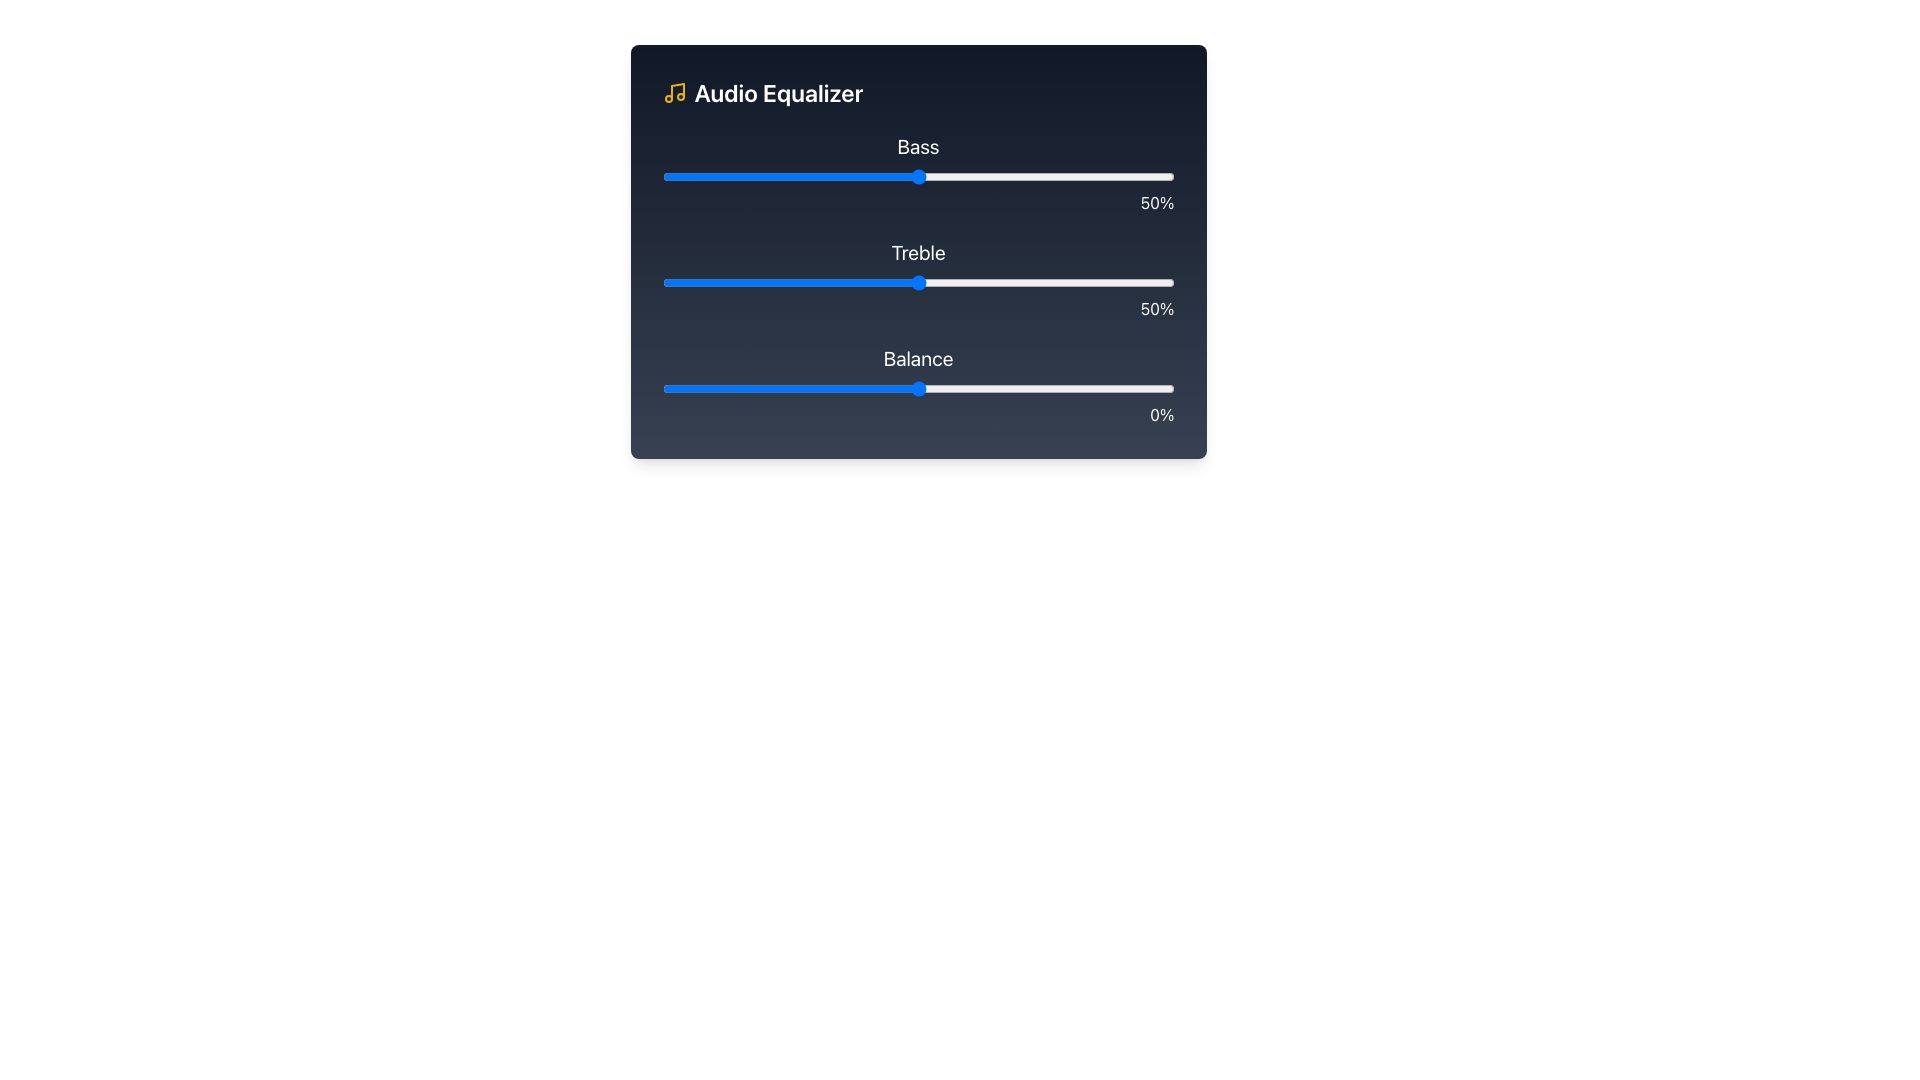  What do you see at coordinates (917, 389) in the screenshot?
I see `the balance slider located below the 'Balance' label and above the '0%' indicator in the audio equalizer interface` at bounding box center [917, 389].